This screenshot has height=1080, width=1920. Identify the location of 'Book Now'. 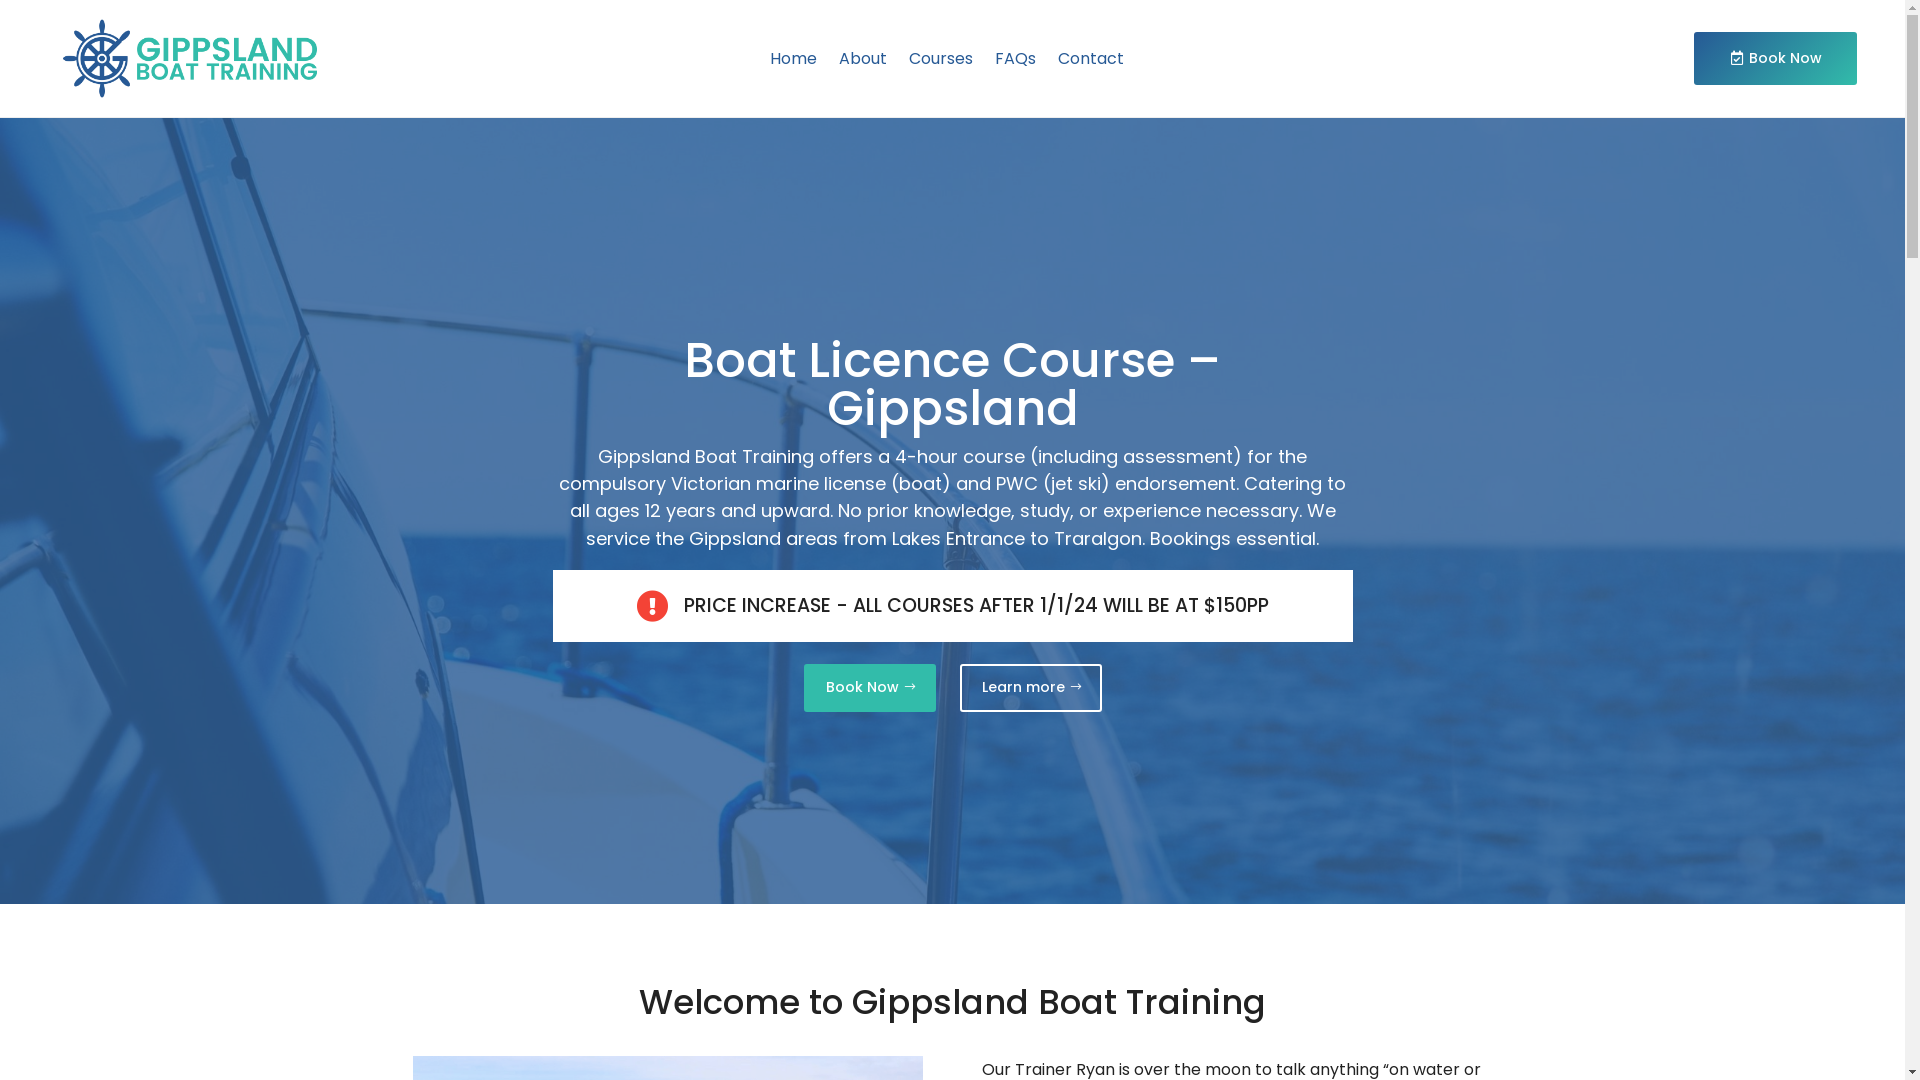
(1775, 57).